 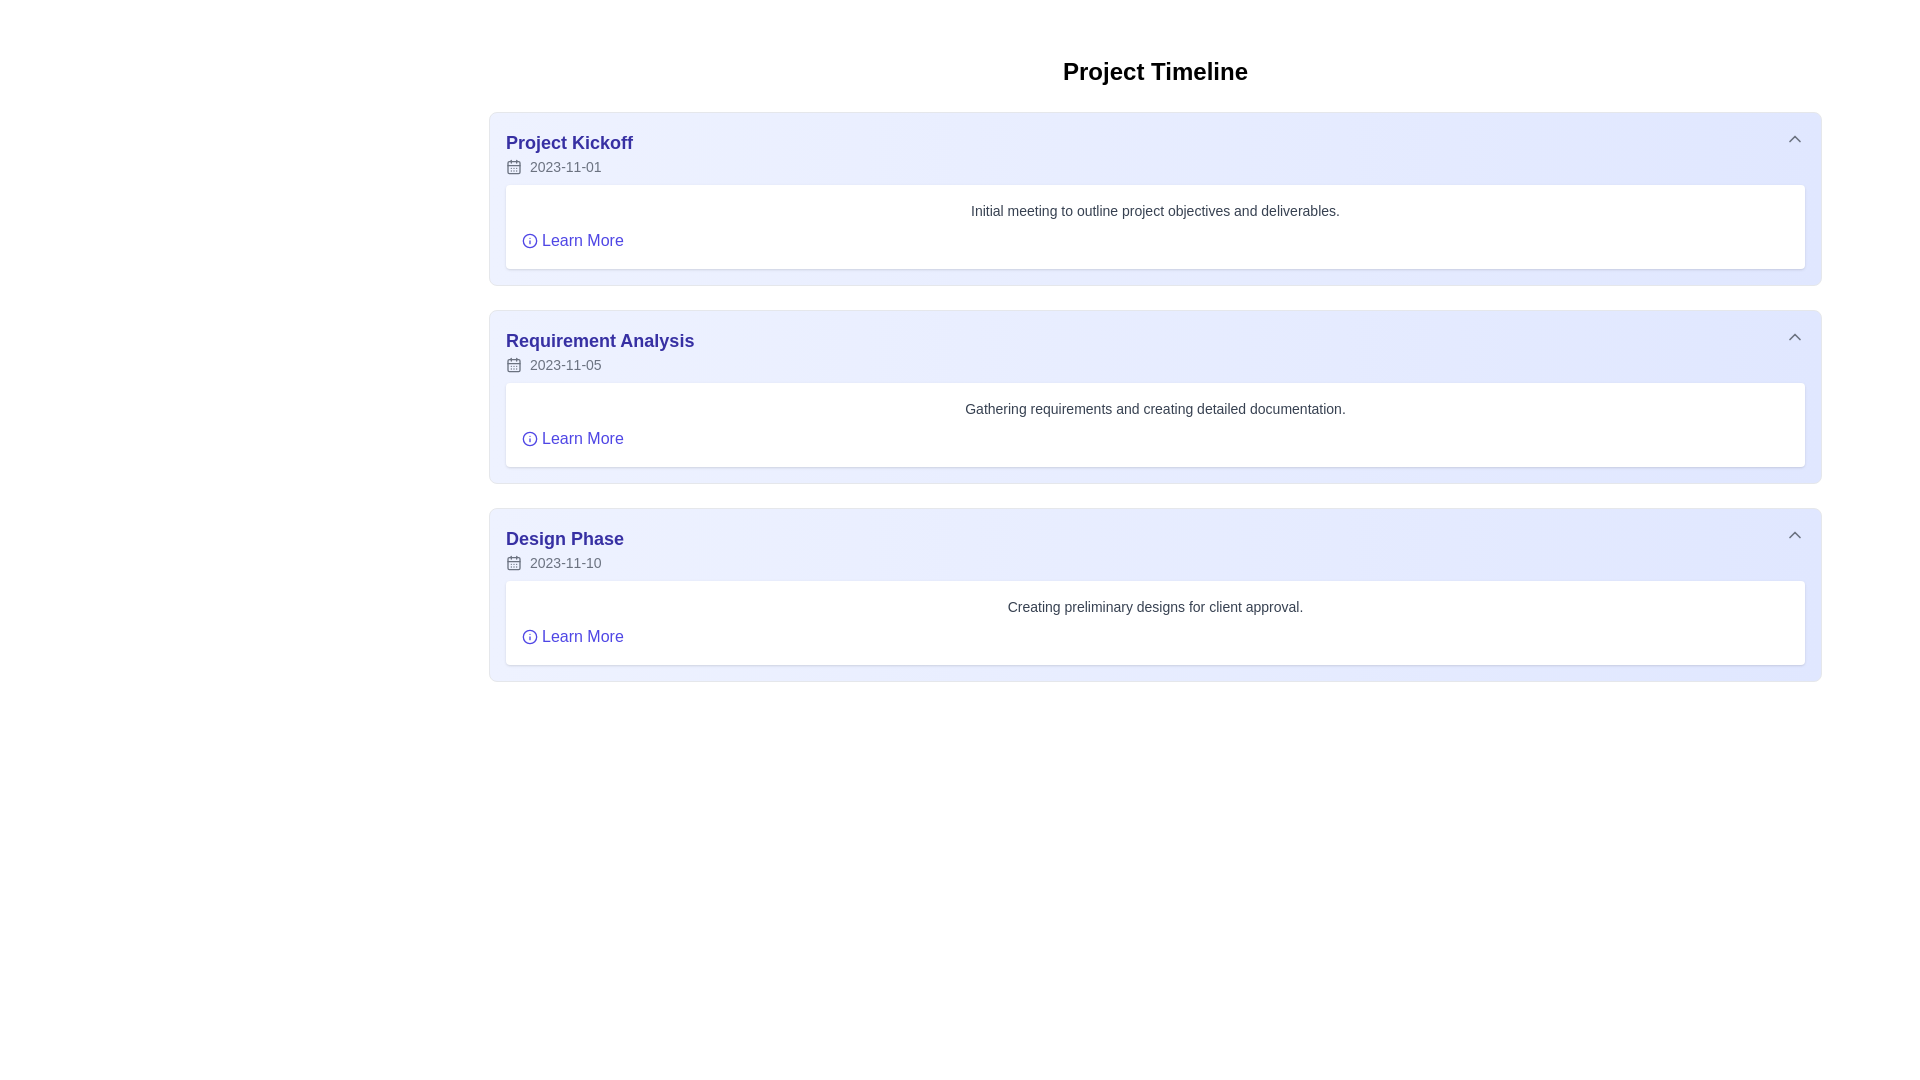 I want to click on the small circular 'info' icon with a thin, rounded border, located to the left of the 'Learn More' text under the 'Design Phase' section in the third card of the timeline, so click(x=529, y=636).